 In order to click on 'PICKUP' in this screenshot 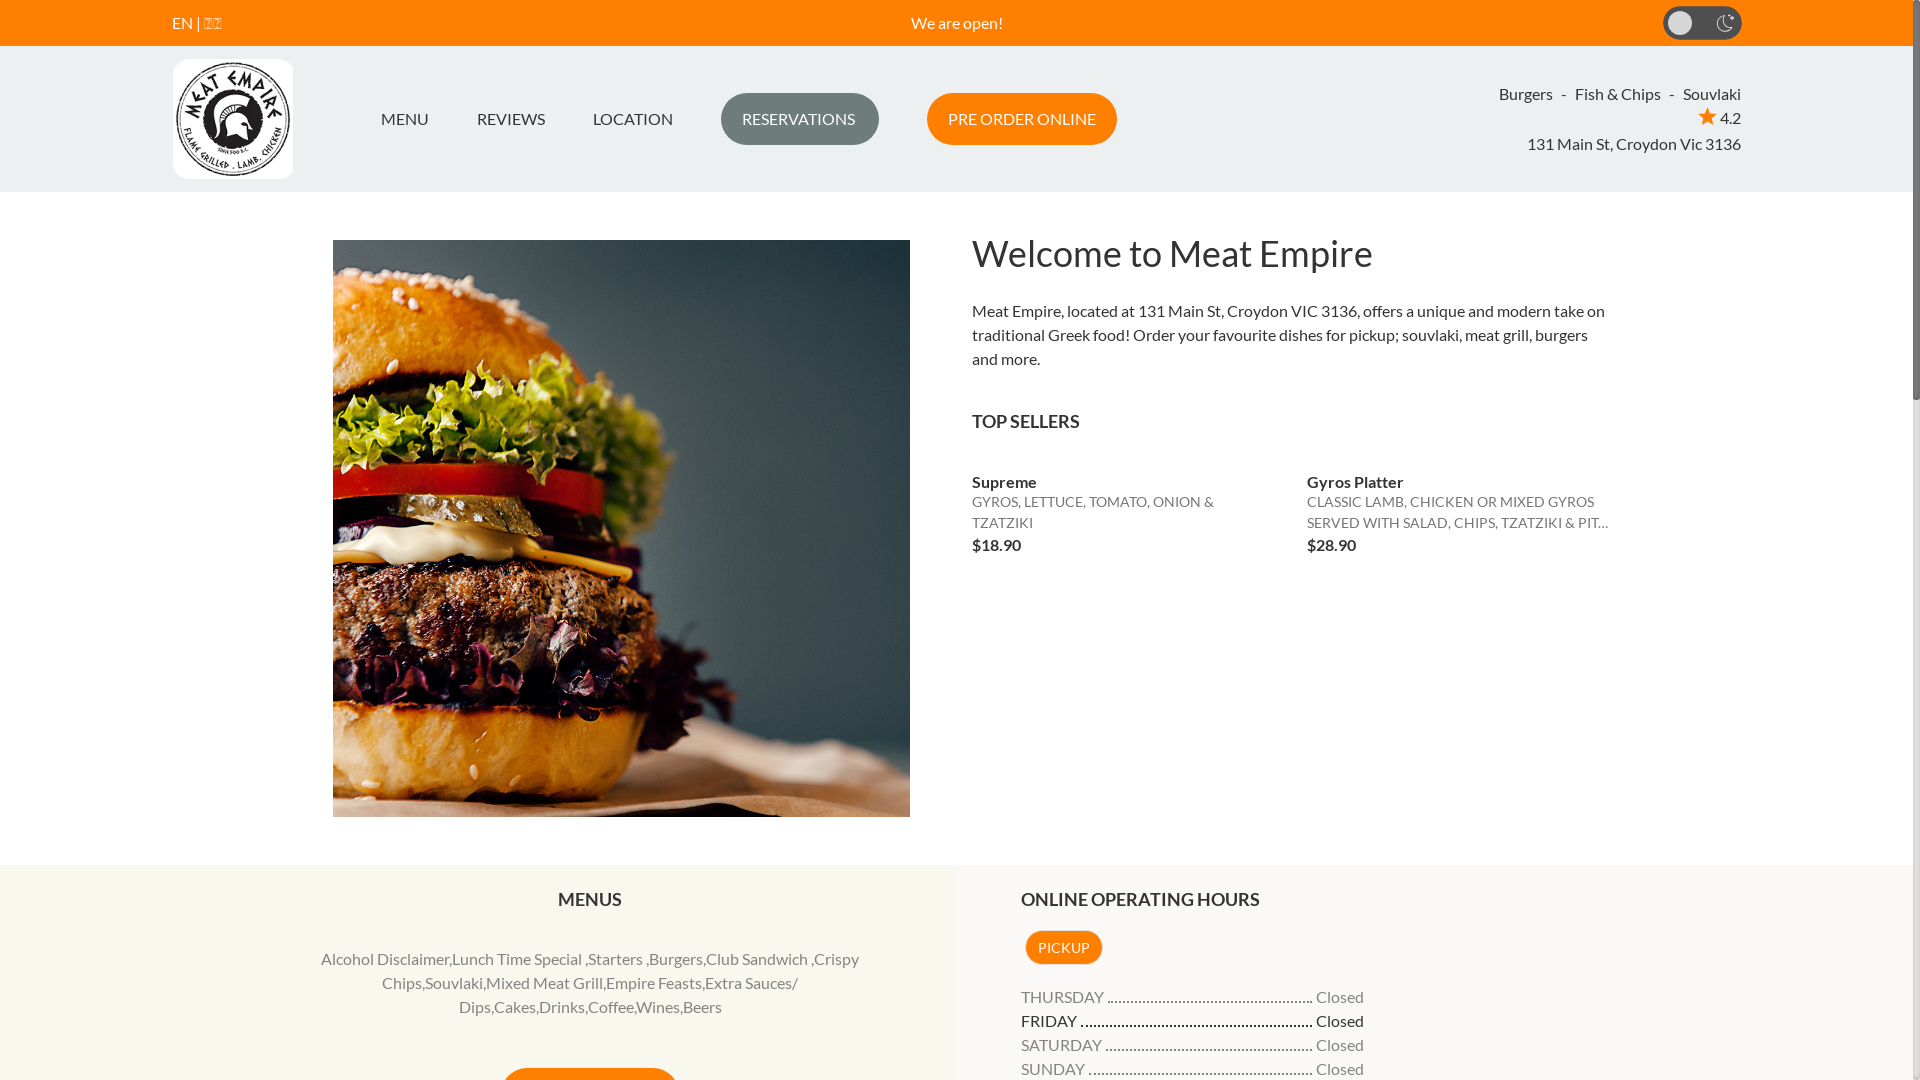, I will do `click(1061, 946)`.